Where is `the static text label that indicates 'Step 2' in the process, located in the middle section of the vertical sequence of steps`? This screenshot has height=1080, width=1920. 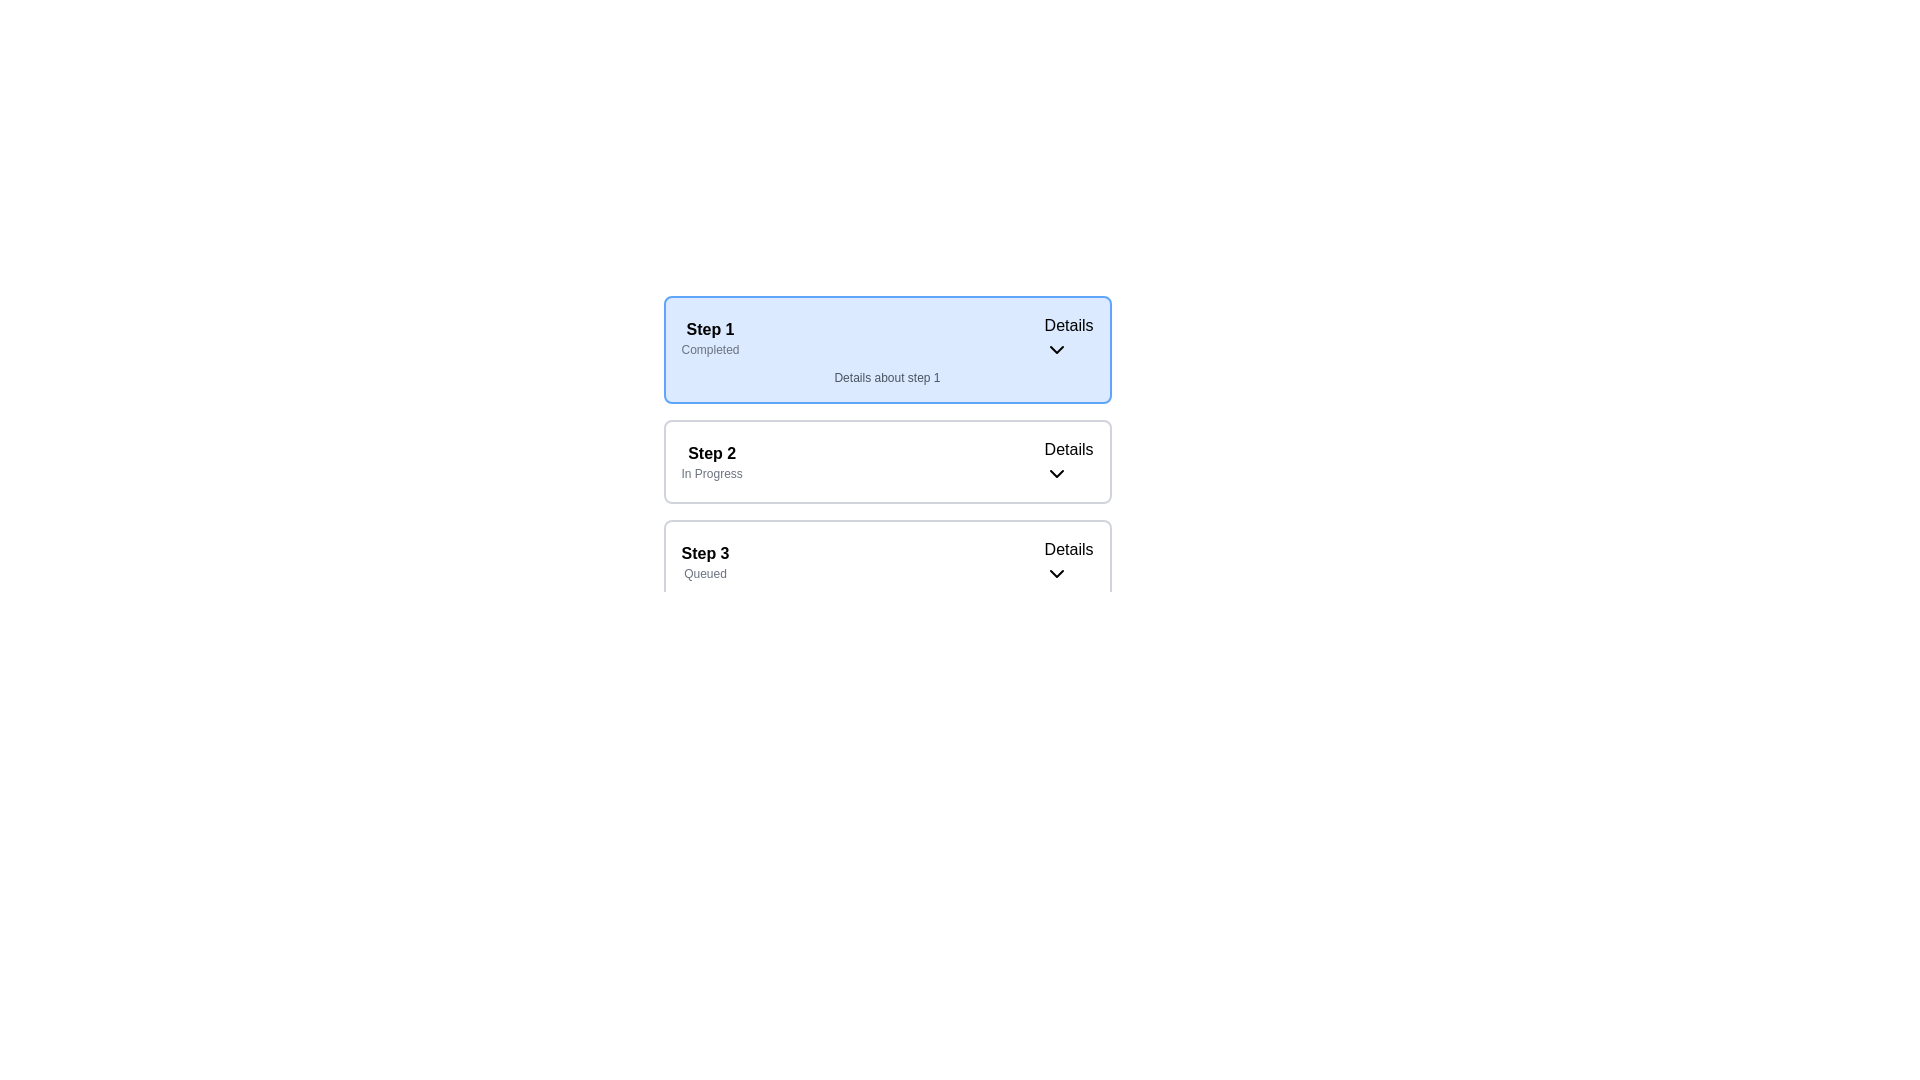
the static text label that indicates 'Step 2' in the process, located in the middle section of the vertical sequence of steps is located at coordinates (712, 454).